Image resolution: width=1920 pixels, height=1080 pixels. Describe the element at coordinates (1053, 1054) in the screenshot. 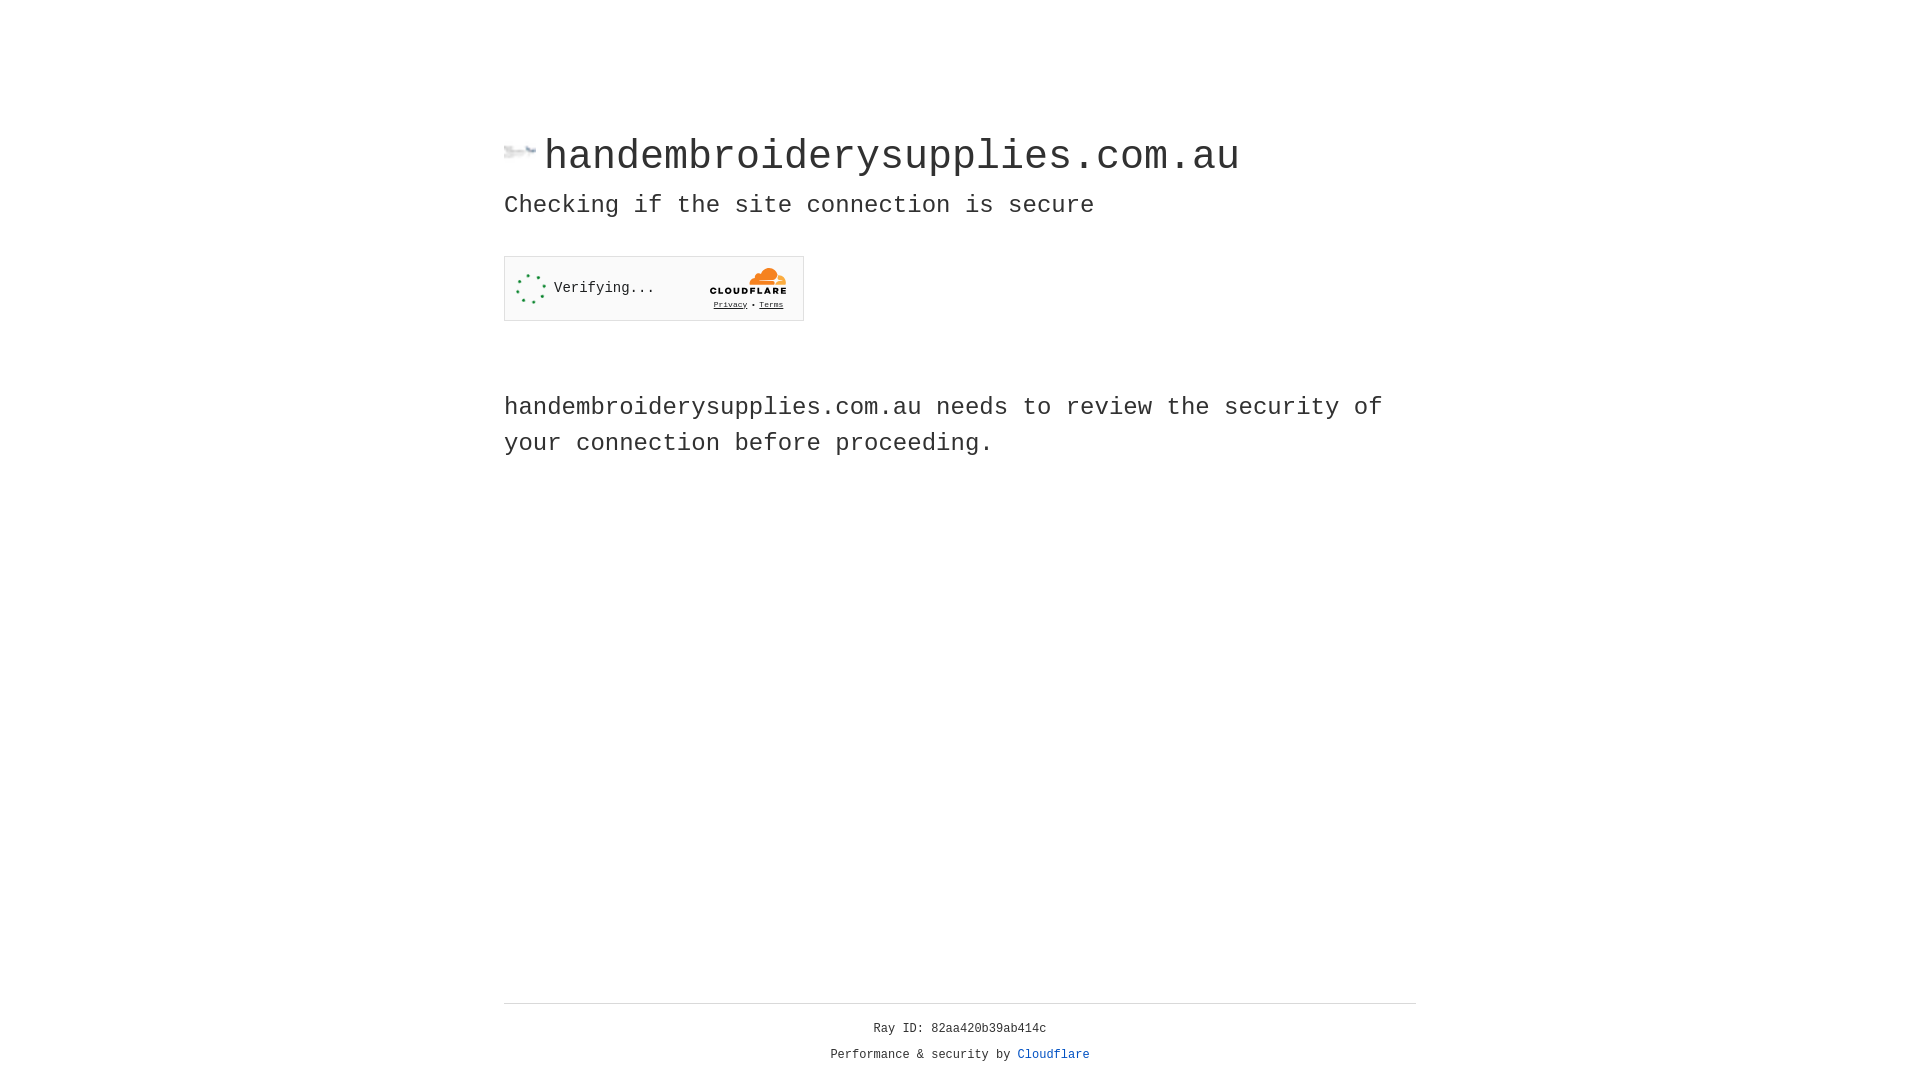

I see `'Cloudflare'` at that location.